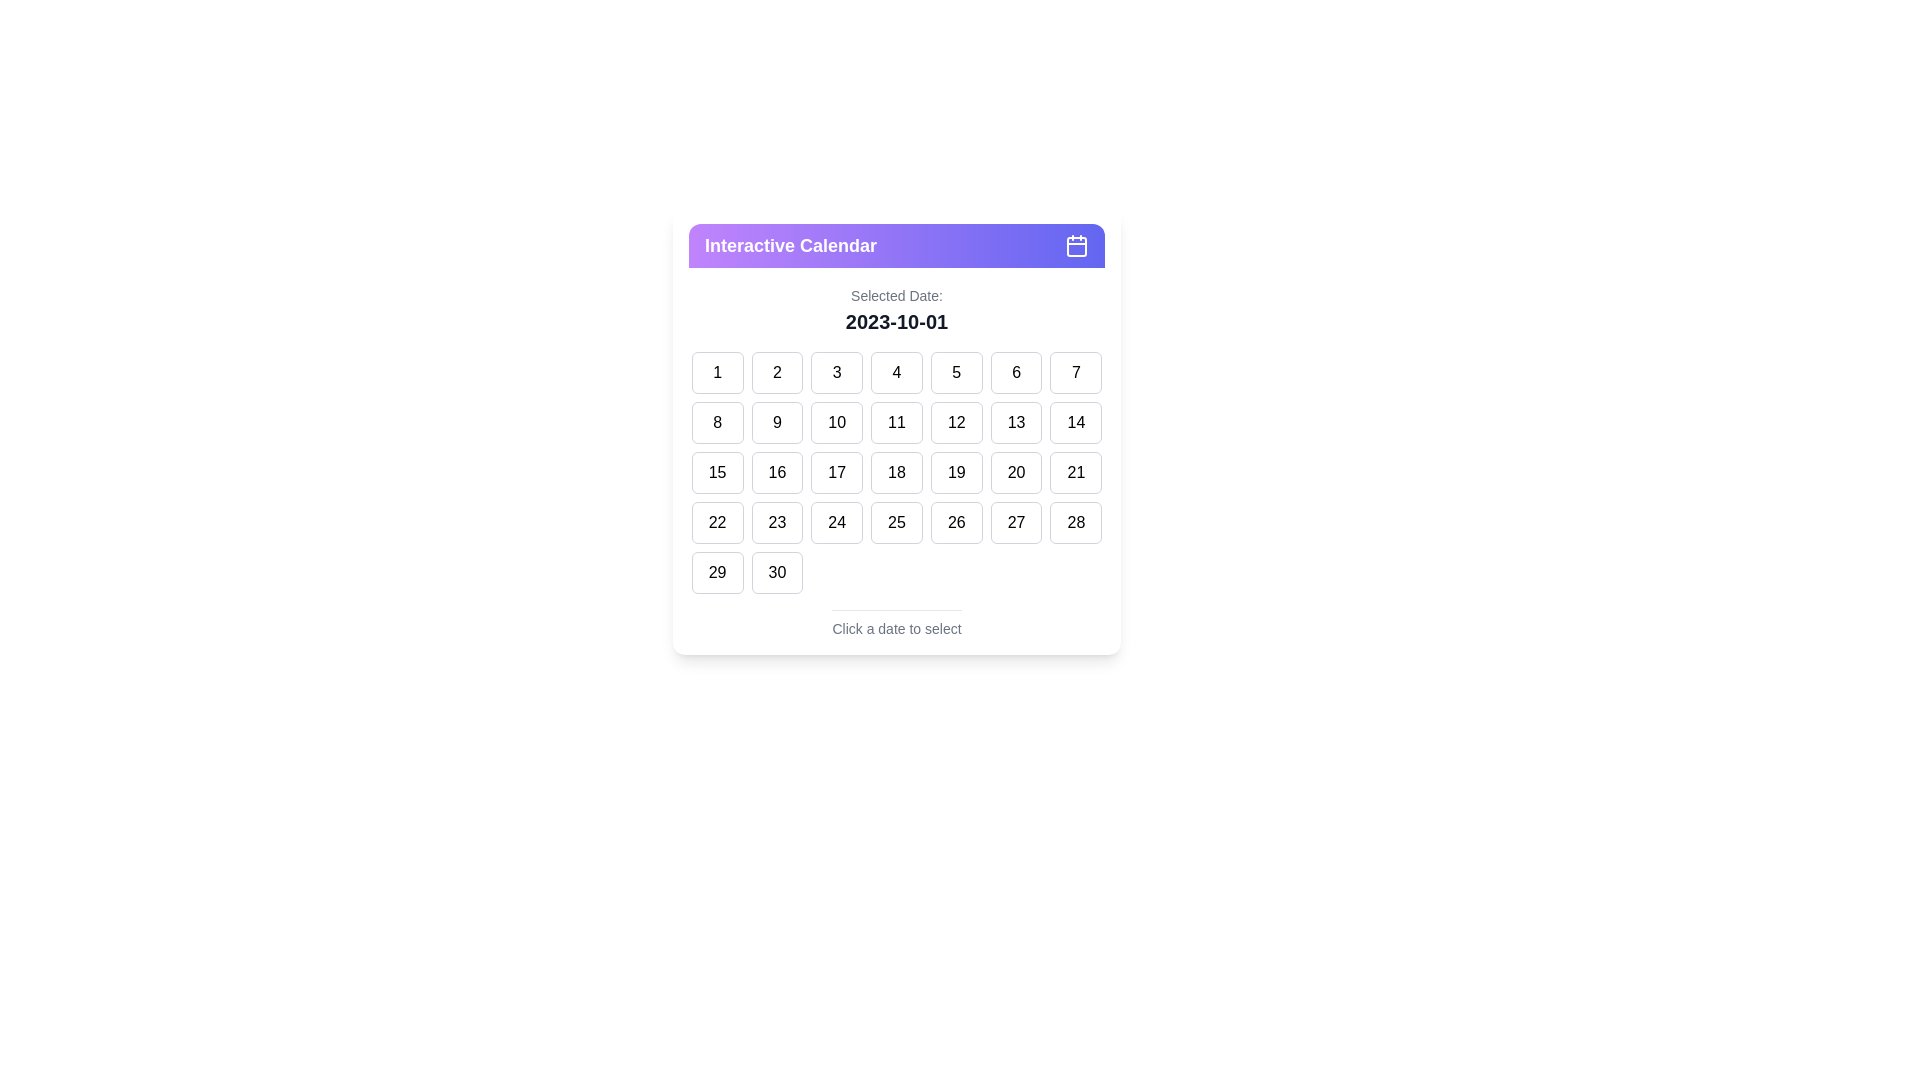 This screenshot has height=1080, width=1920. I want to click on the calendar date tile displaying the number '19' in bold black font, so click(955, 473).